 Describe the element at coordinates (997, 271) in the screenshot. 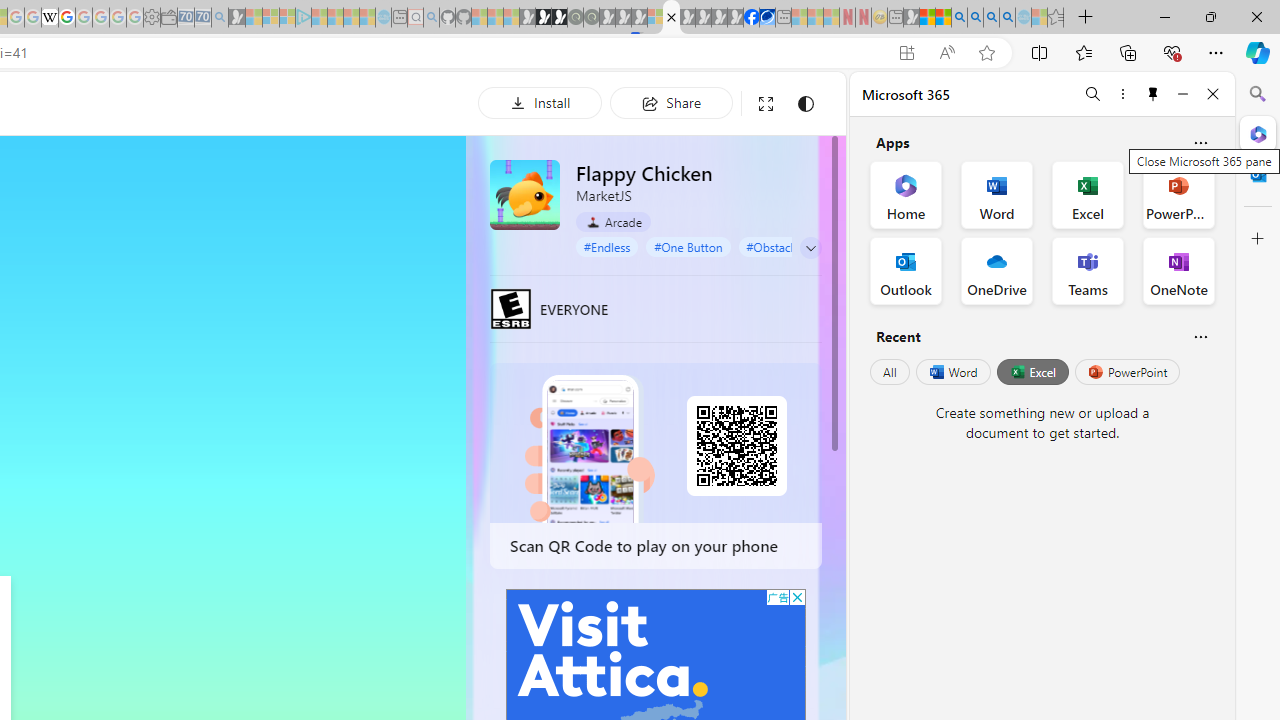

I see `'OneDrive Office App'` at that location.